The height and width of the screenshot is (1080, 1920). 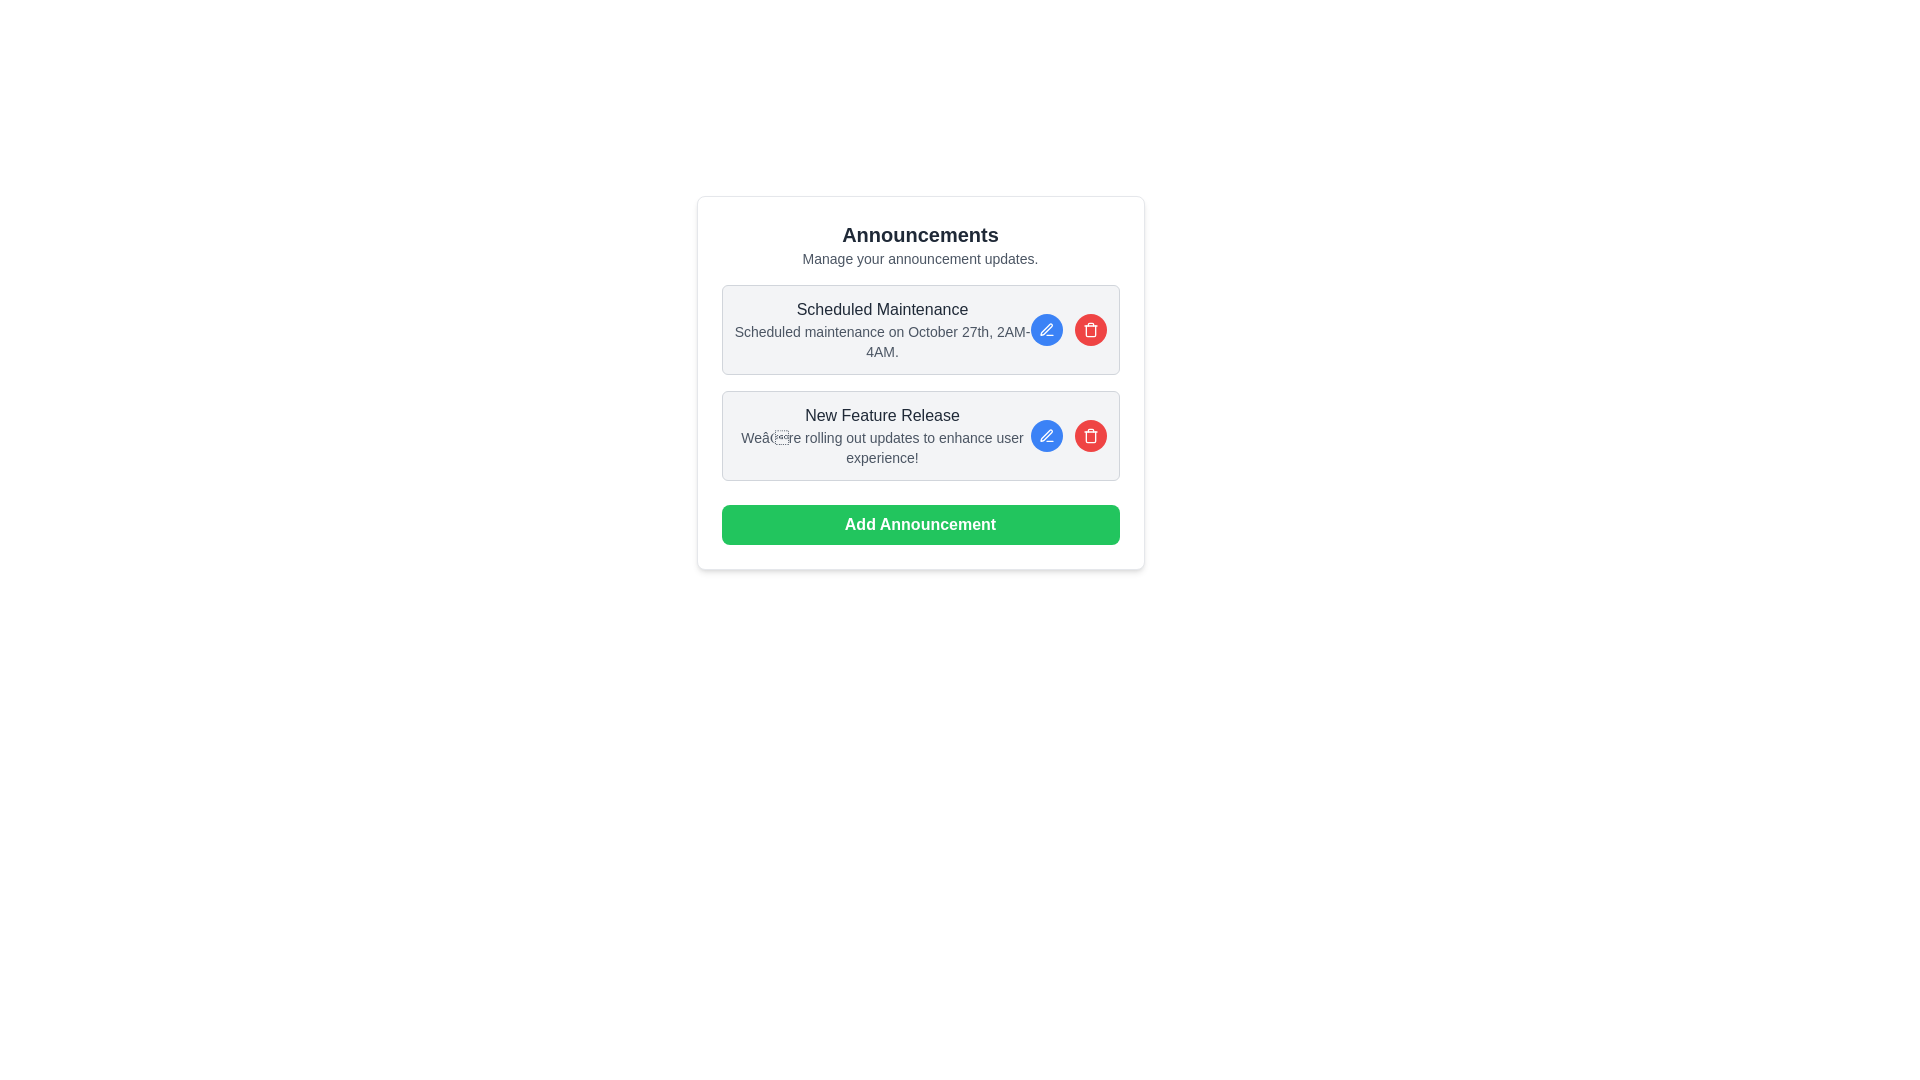 I want to click on text element that displays the message 'We’re rolling out updates to enhance user experience!' which is located below the 'New Feature Release' text in the announcement section, so click(x=881, y=446).